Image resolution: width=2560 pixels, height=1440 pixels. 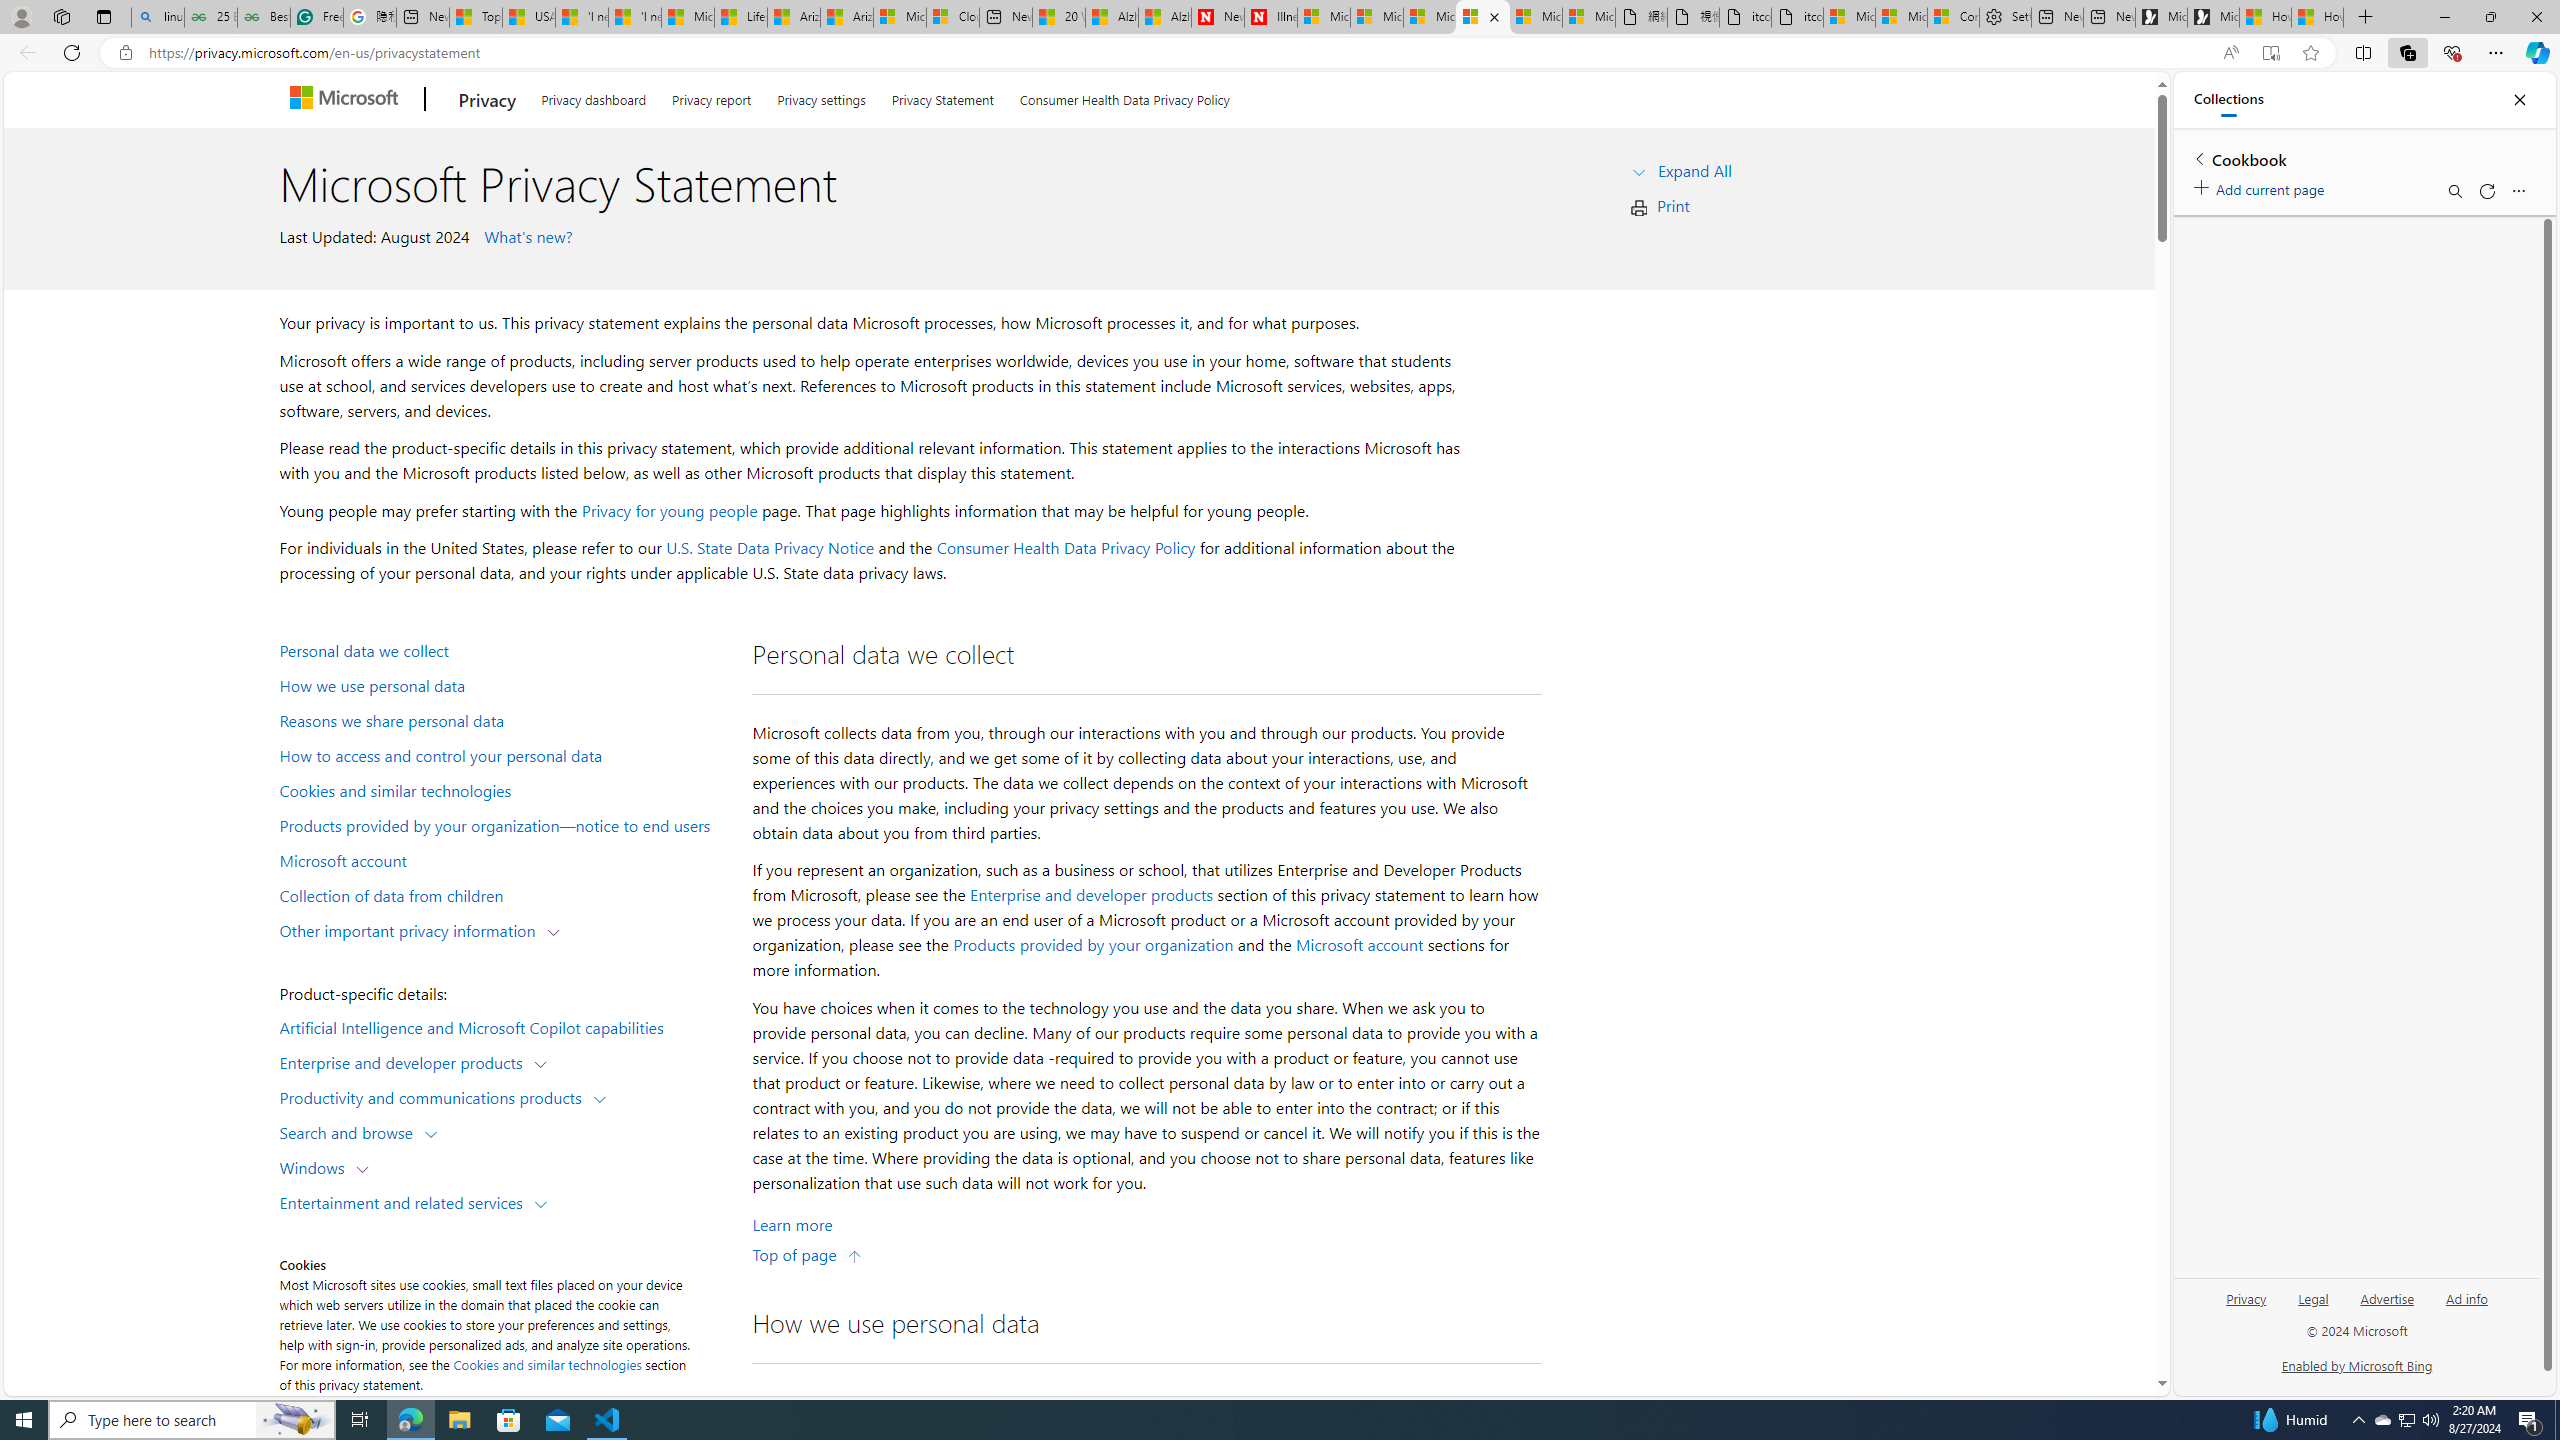 I want to click on 'Privacy report', so click(x=710, y=95).